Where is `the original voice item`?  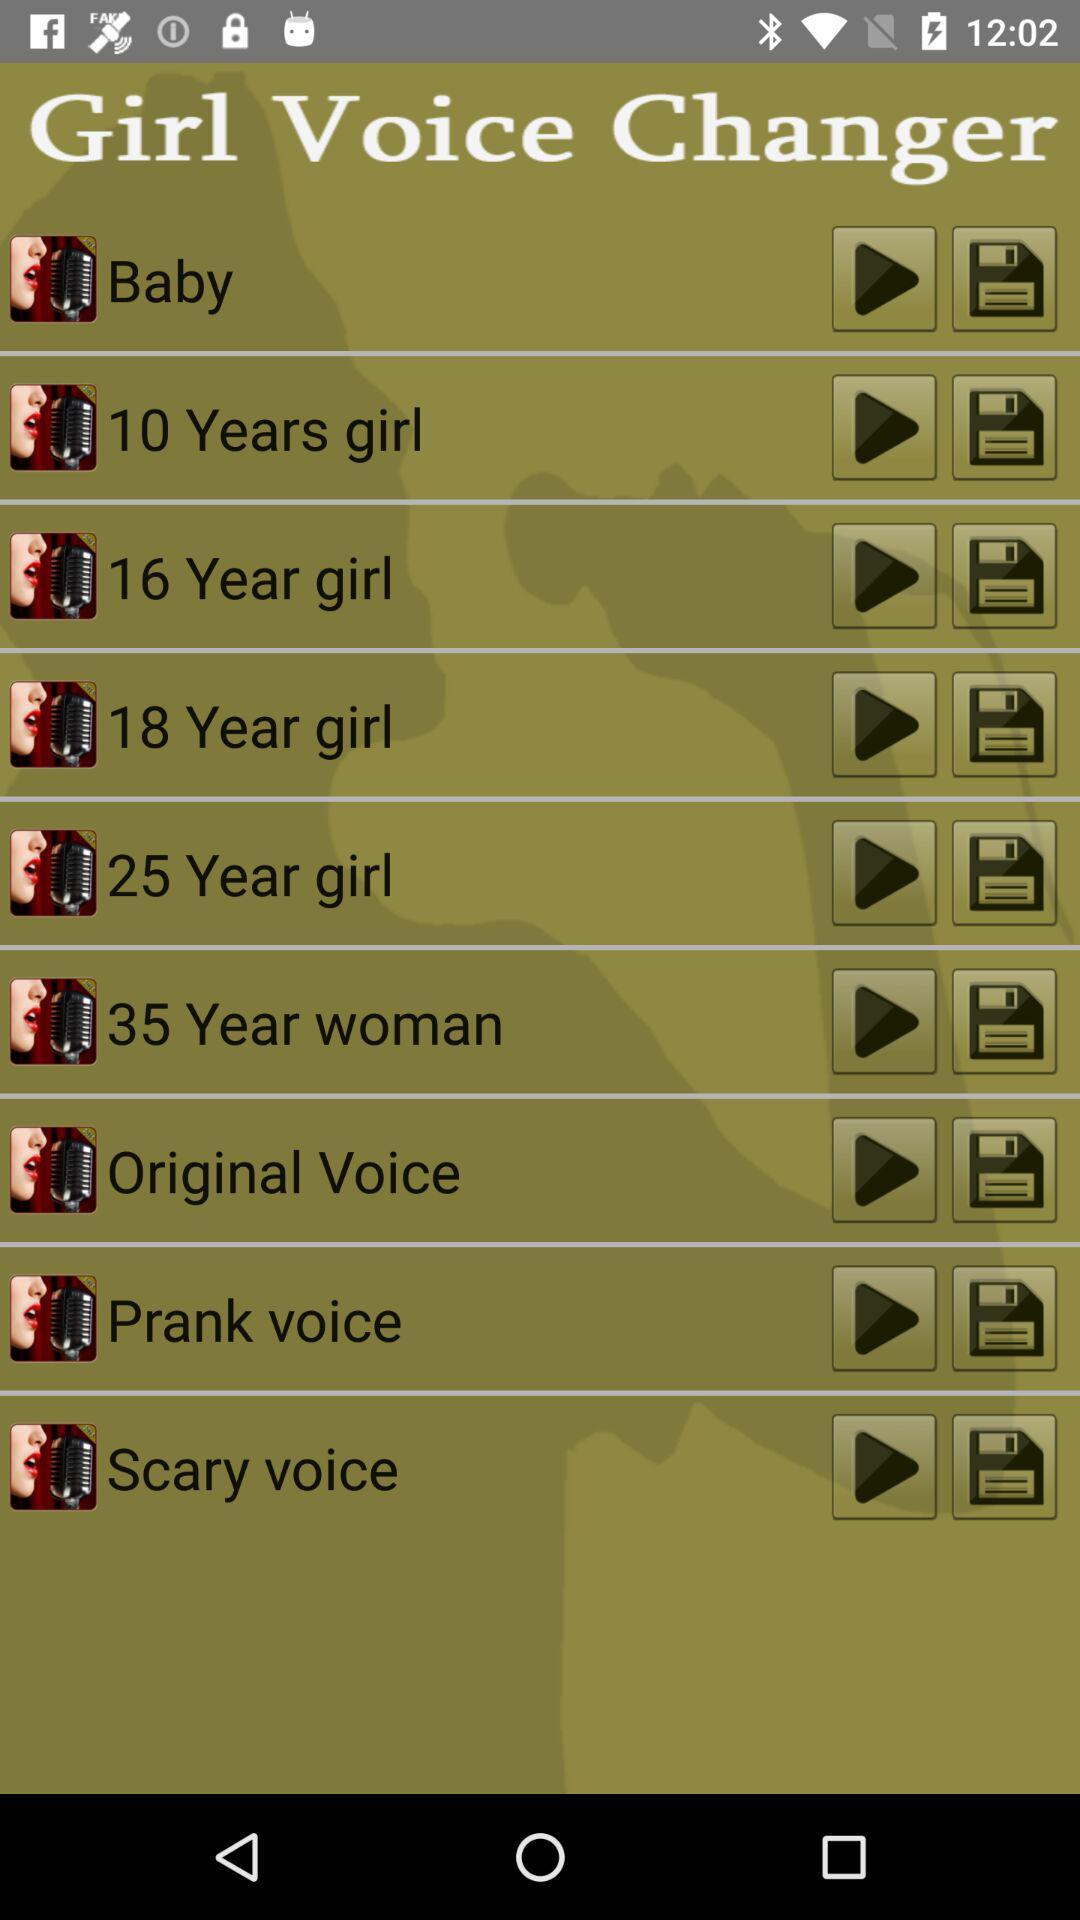
the original voice item is located at coordinates (469, 1170).